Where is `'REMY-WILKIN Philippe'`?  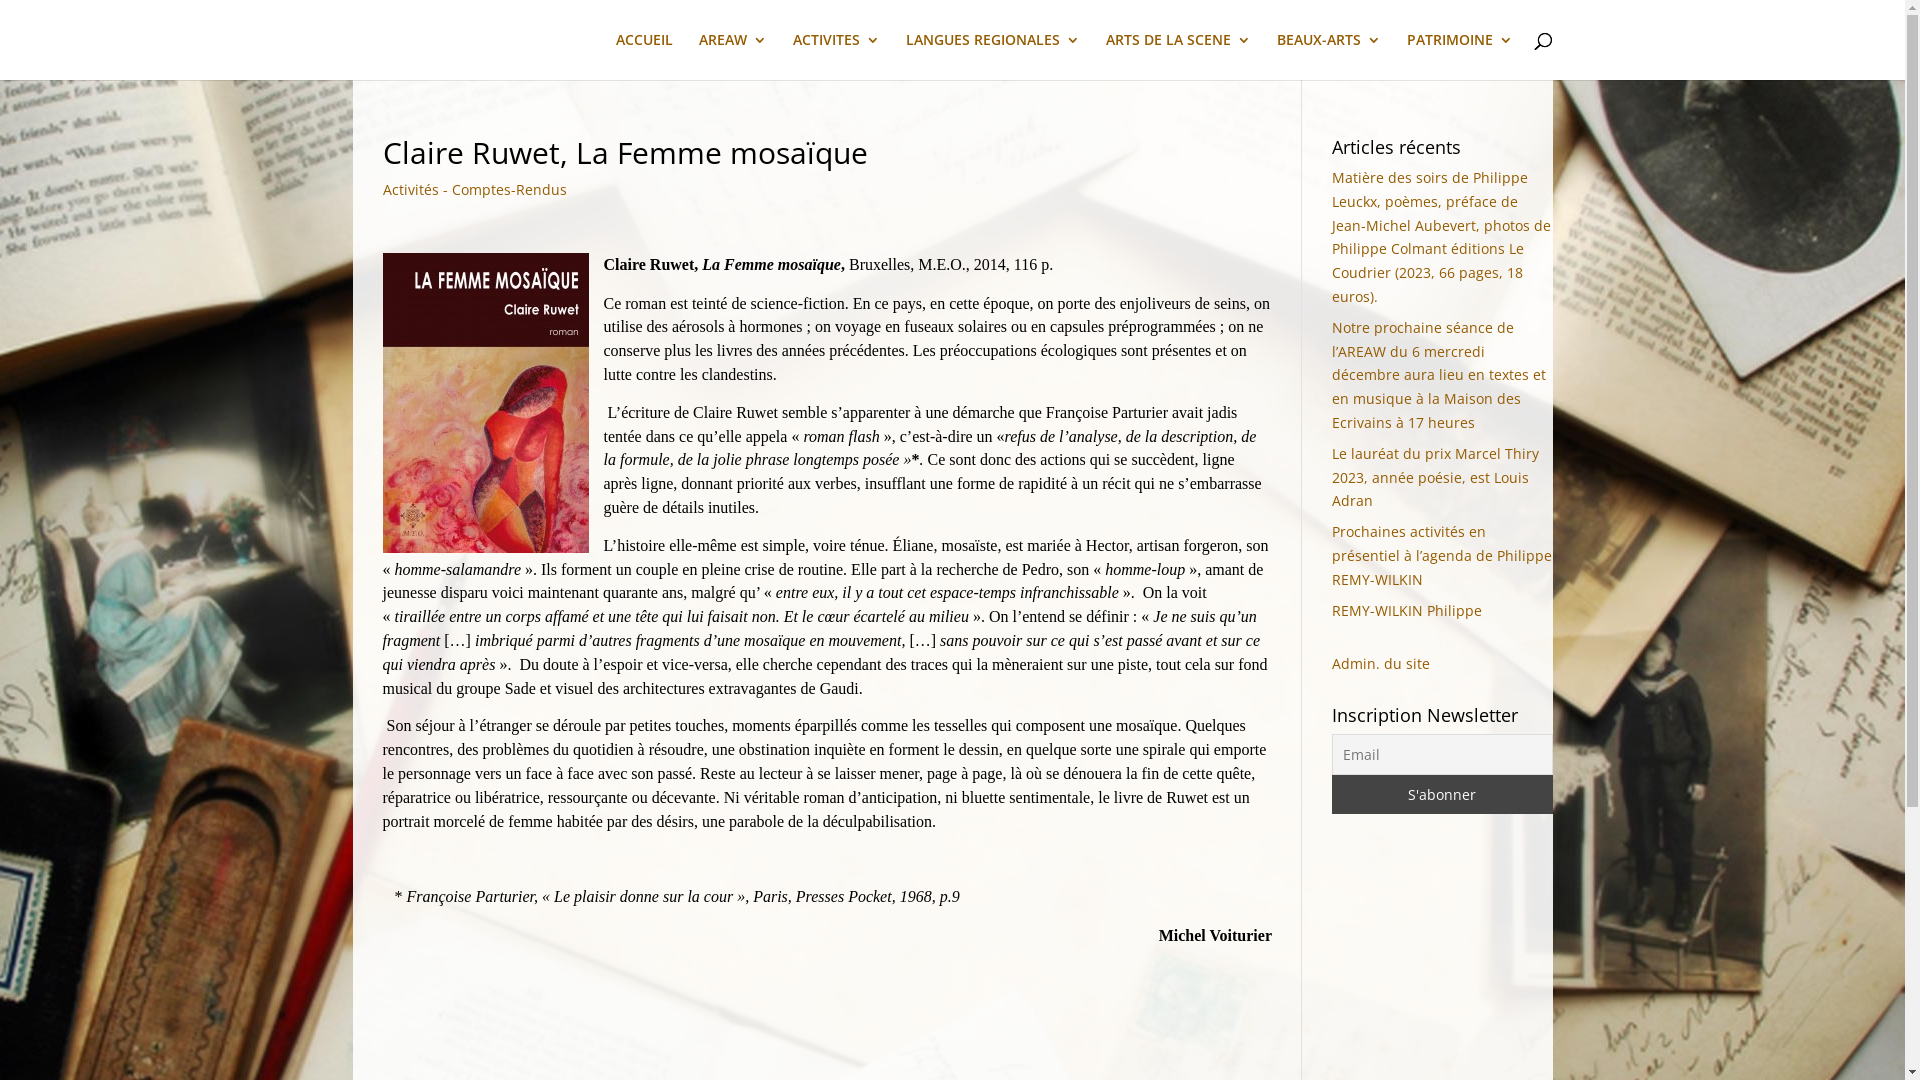 'REMY-WILKIN Philippe' is located at coordinates (1331, 609).